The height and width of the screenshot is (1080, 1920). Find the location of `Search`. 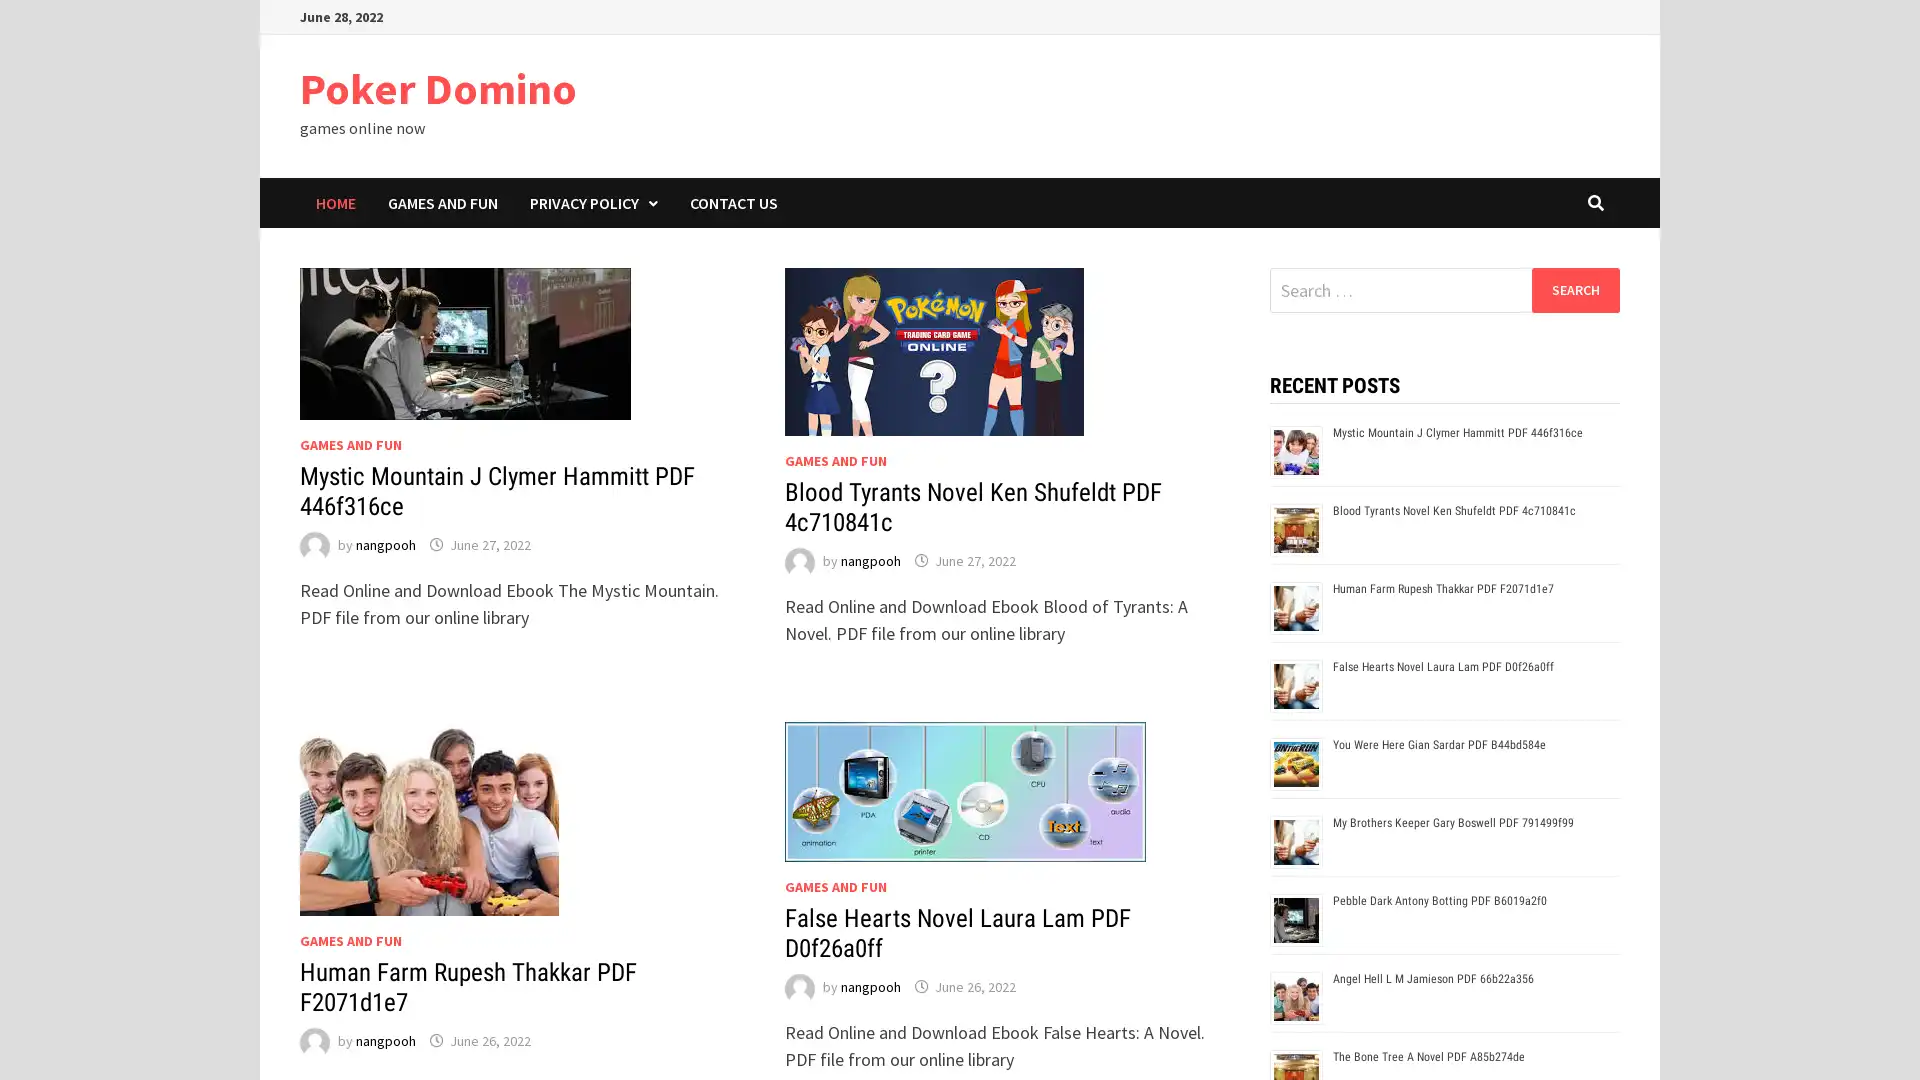

Search is located at coordinates (1574, 289).